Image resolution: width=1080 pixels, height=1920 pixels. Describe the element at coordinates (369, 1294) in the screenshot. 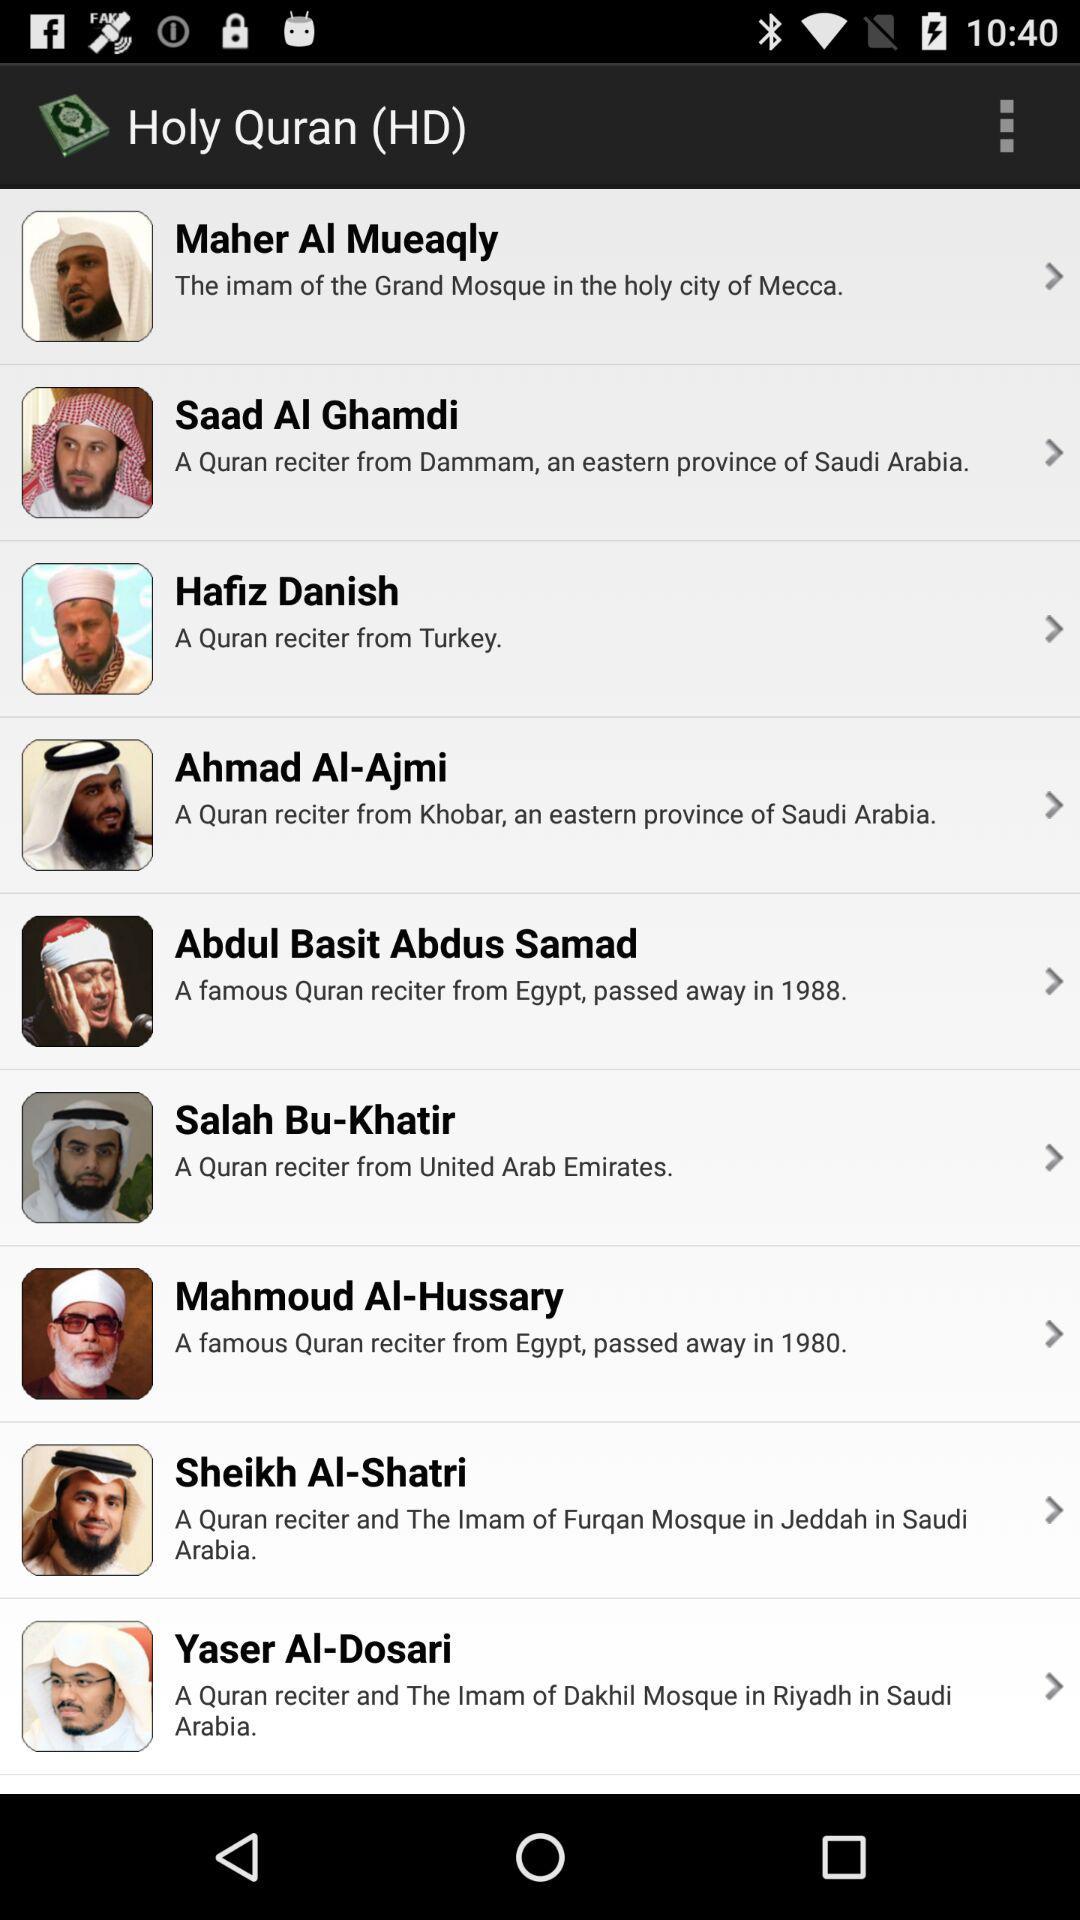

I see `the app above the a famous quran app` at that location.